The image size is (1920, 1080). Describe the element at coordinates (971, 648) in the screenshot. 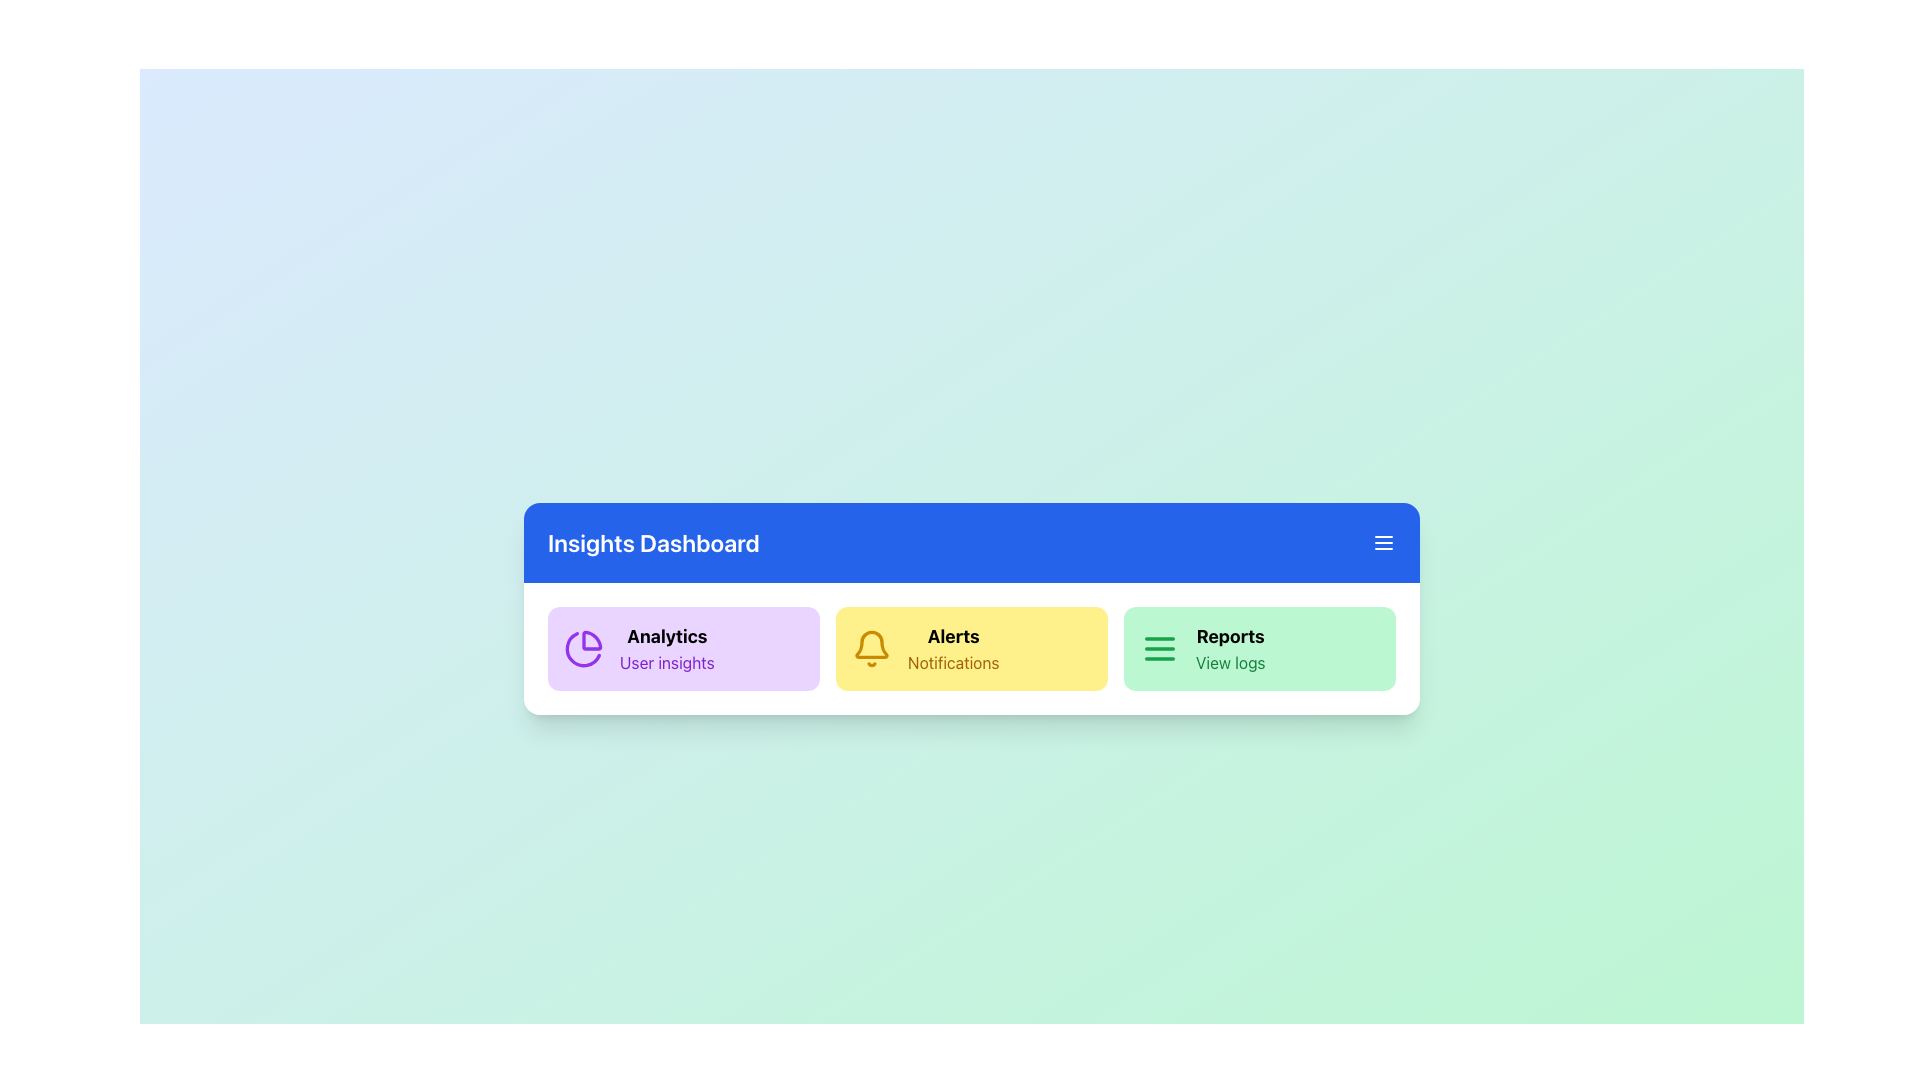

I see `the yellow button labeled 'Alerts' with a bell icon` at that location.